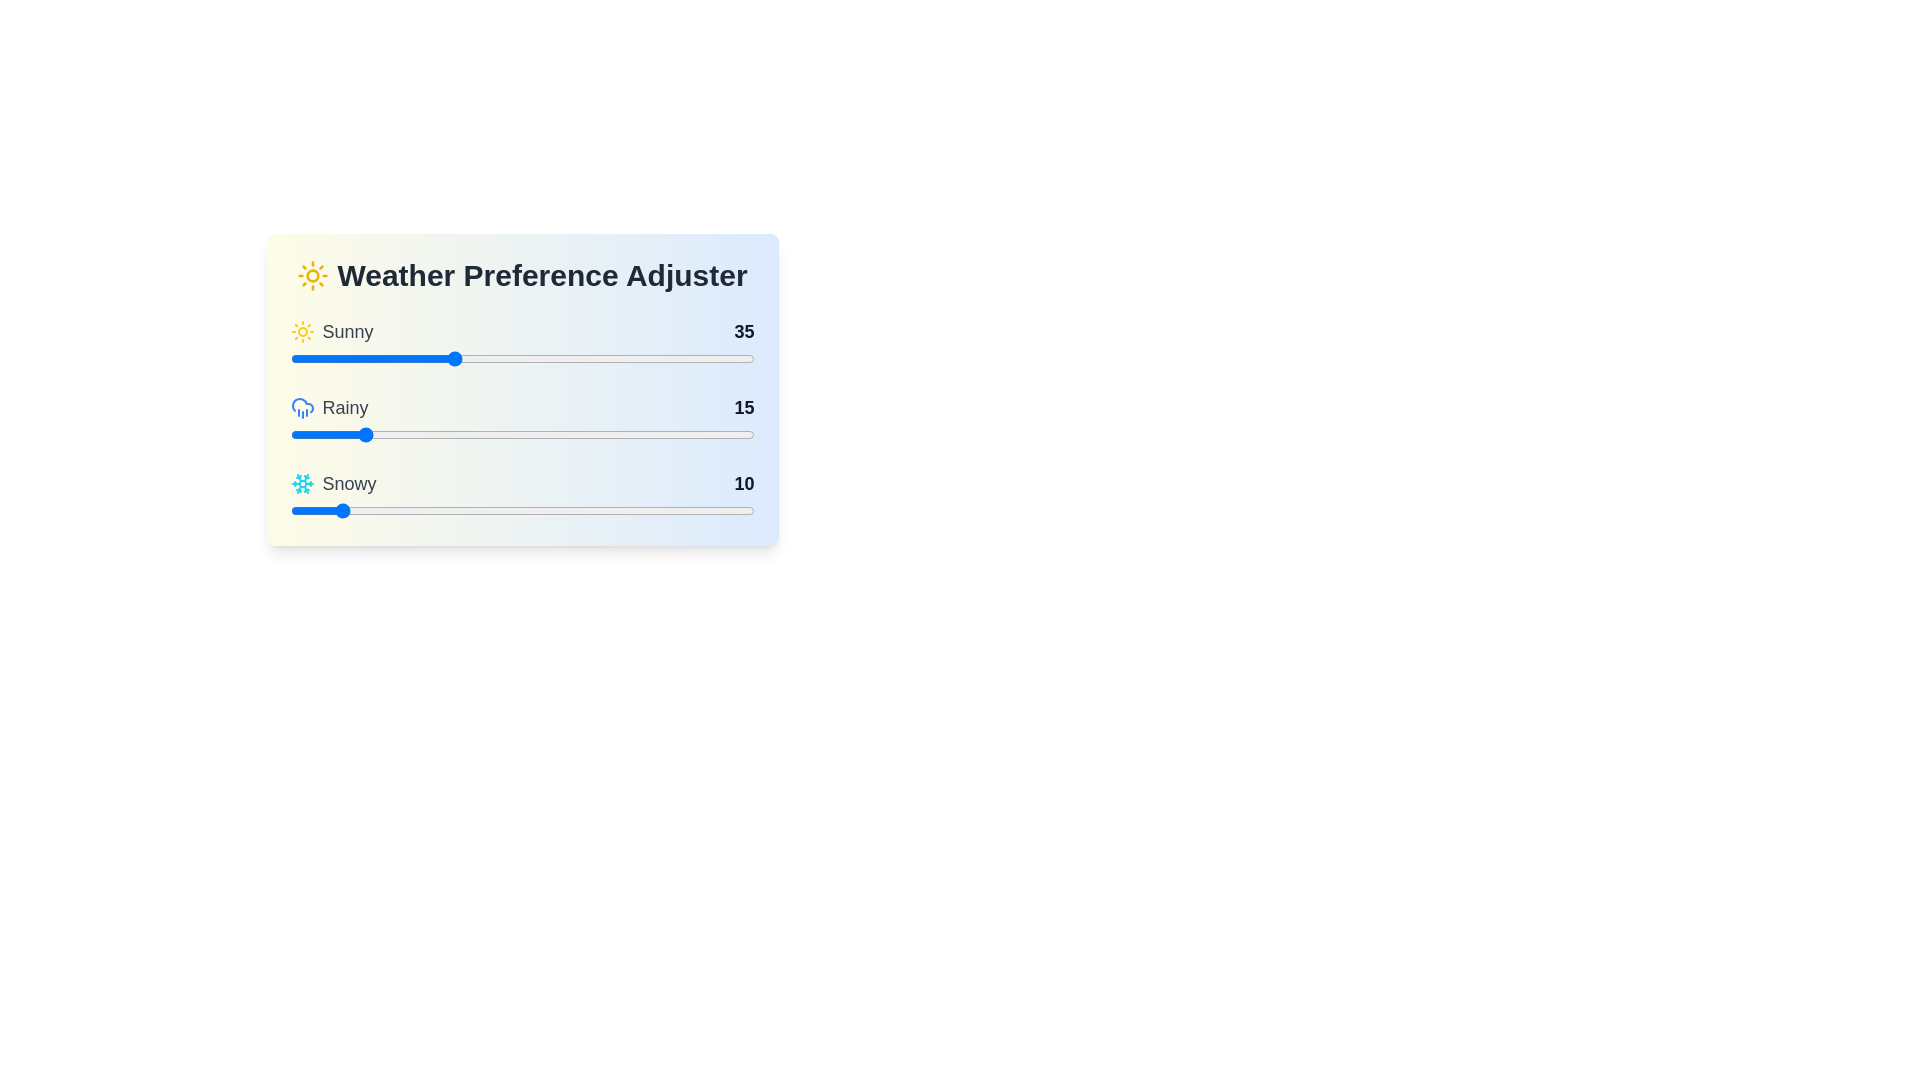 This screenshot has width=1920, height=1080. I want to click on the slider for 'Rainy' to set its value to 6, so click(317, 434).